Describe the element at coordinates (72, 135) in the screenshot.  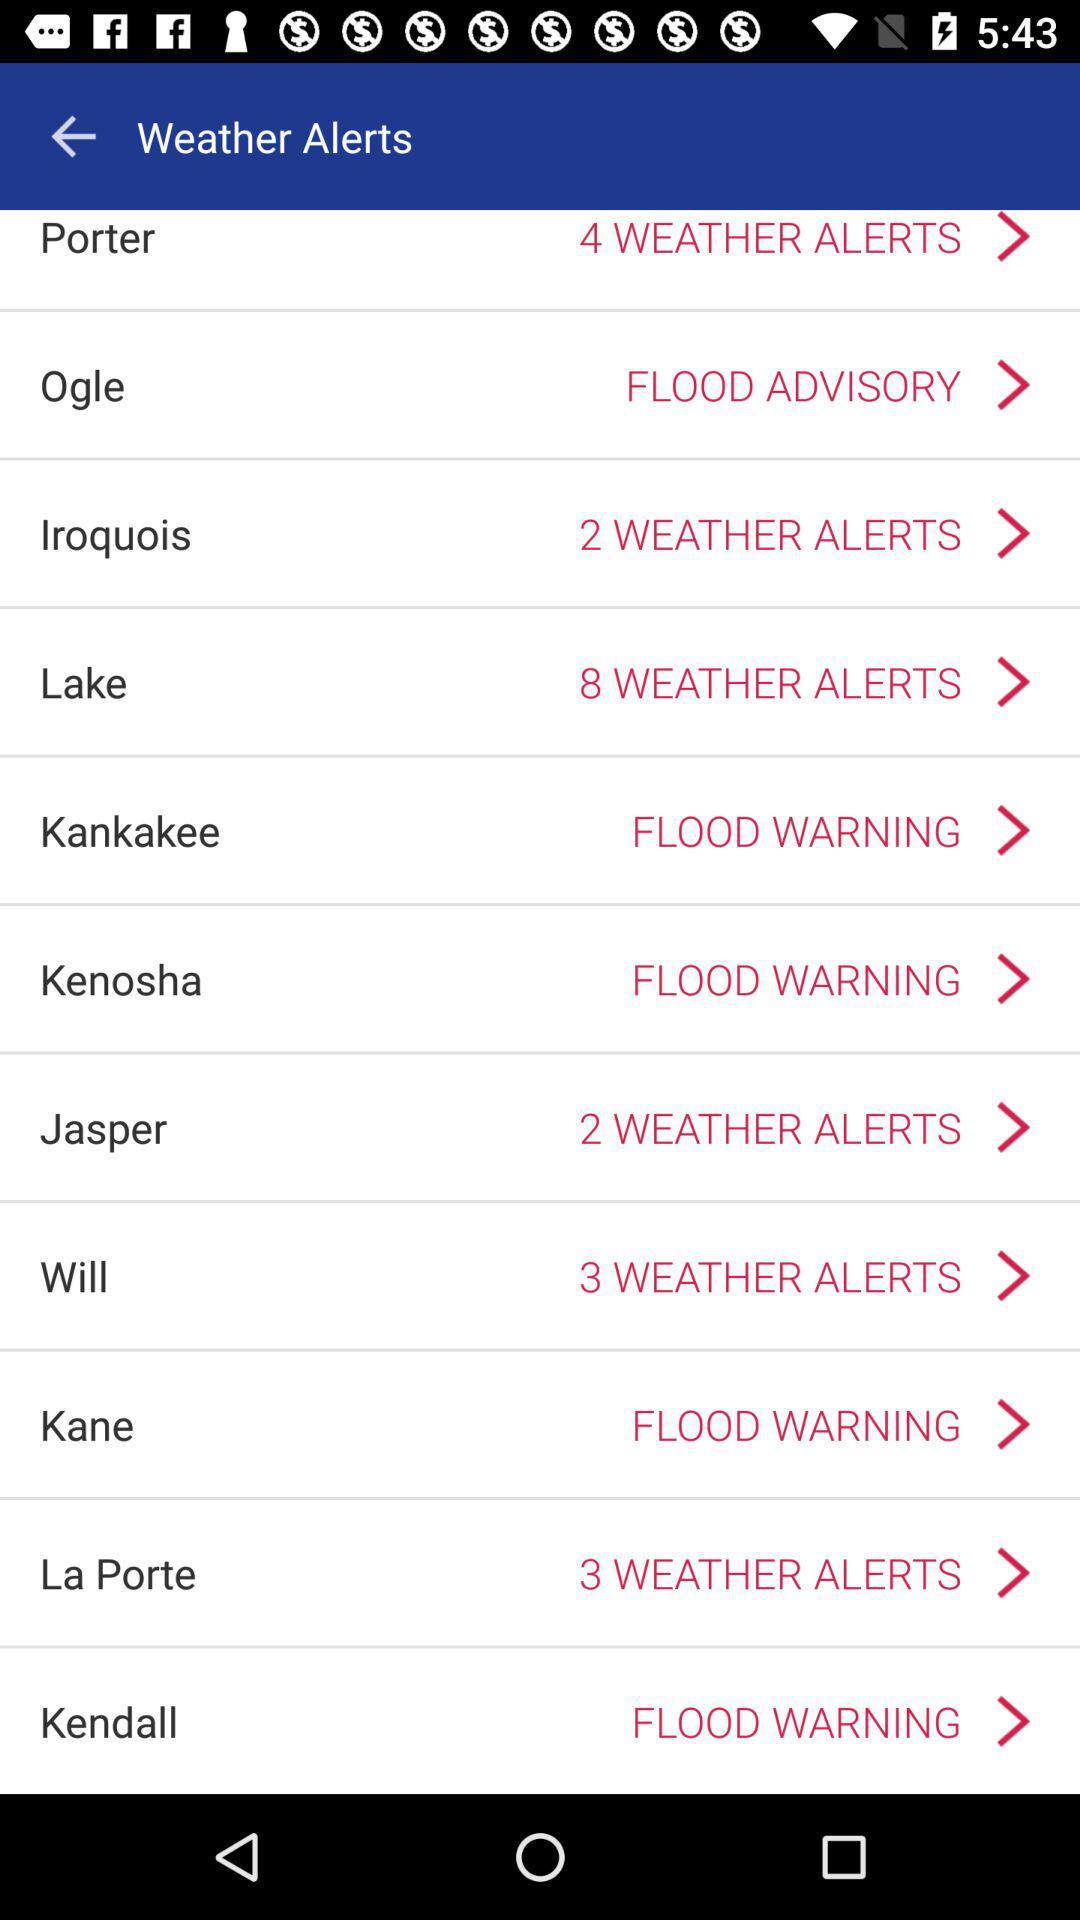
I see `the arrow_backward icon` at that location.